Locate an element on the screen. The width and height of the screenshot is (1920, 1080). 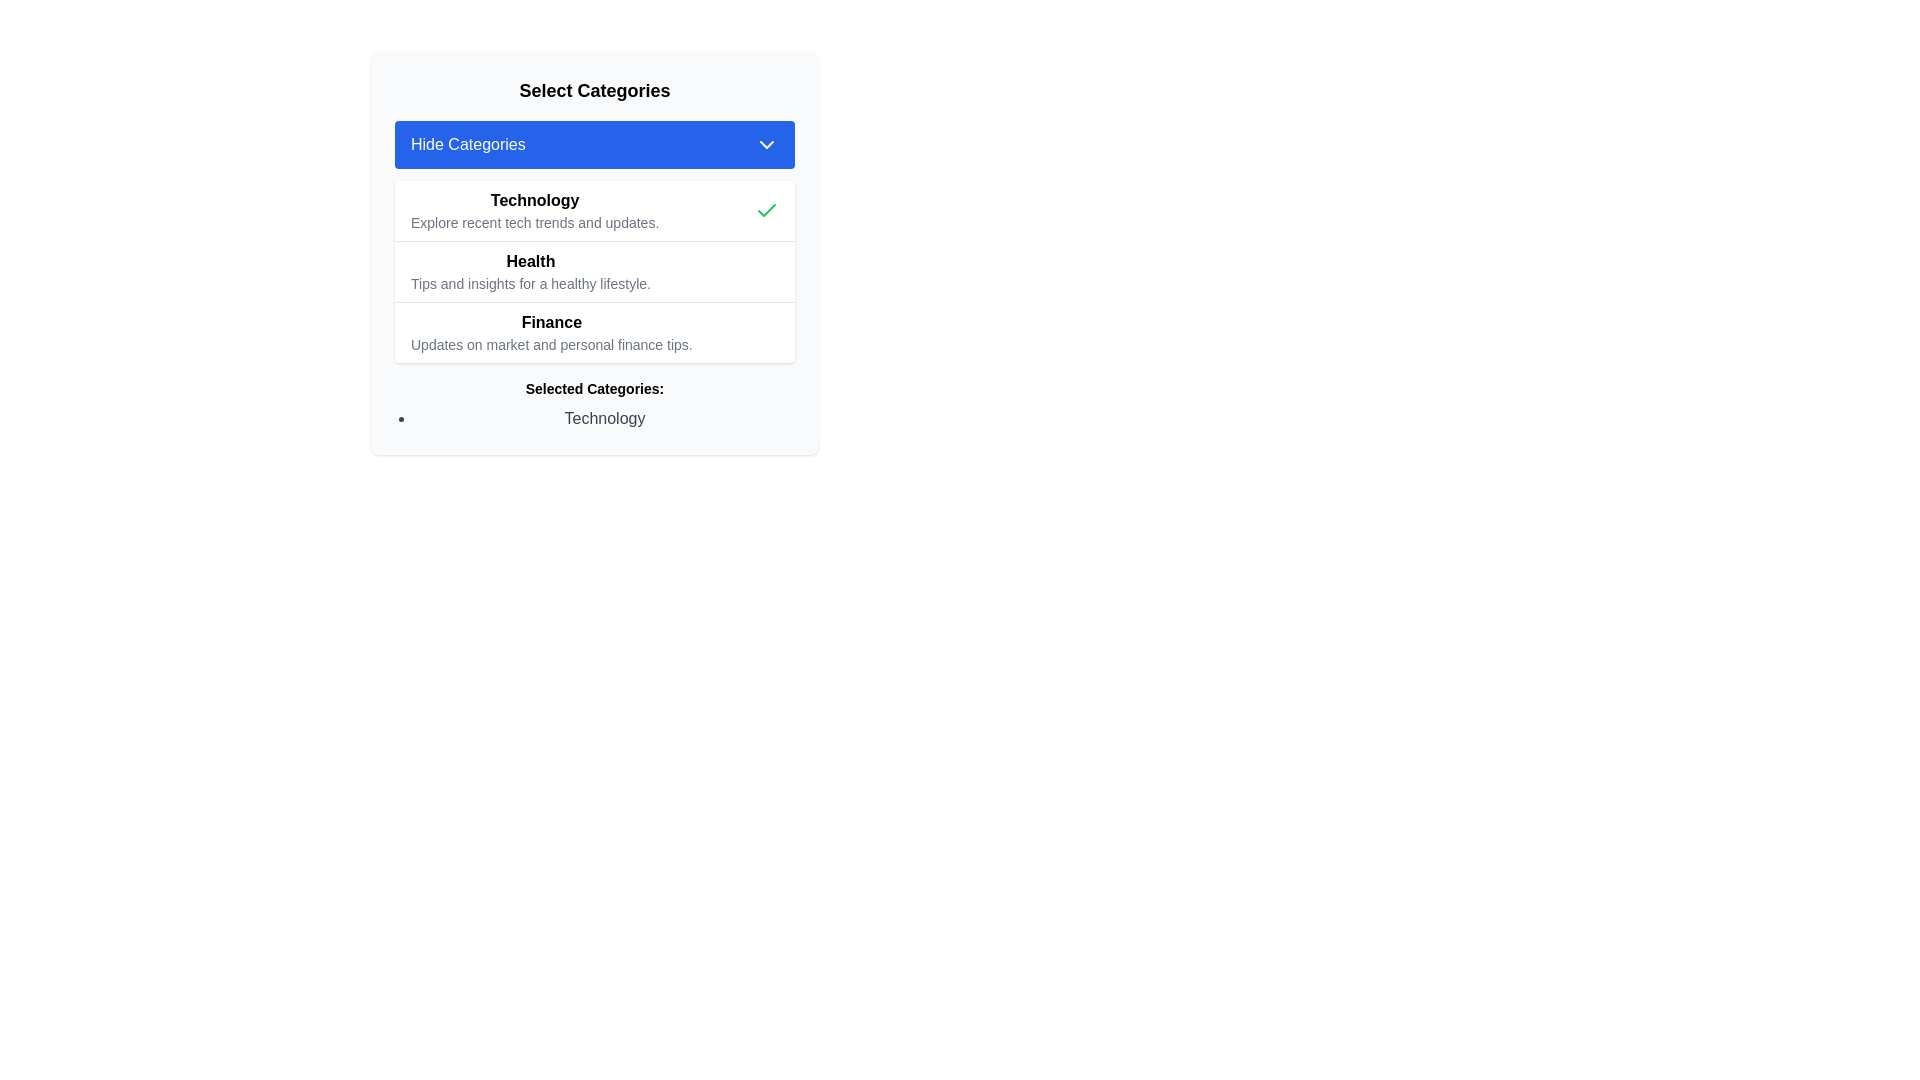
the static heading or title text label located at the top of the card-like interface, which is positioned directly above the blue button labeled 'Hide Categories' is located at coordinates (594, 91).